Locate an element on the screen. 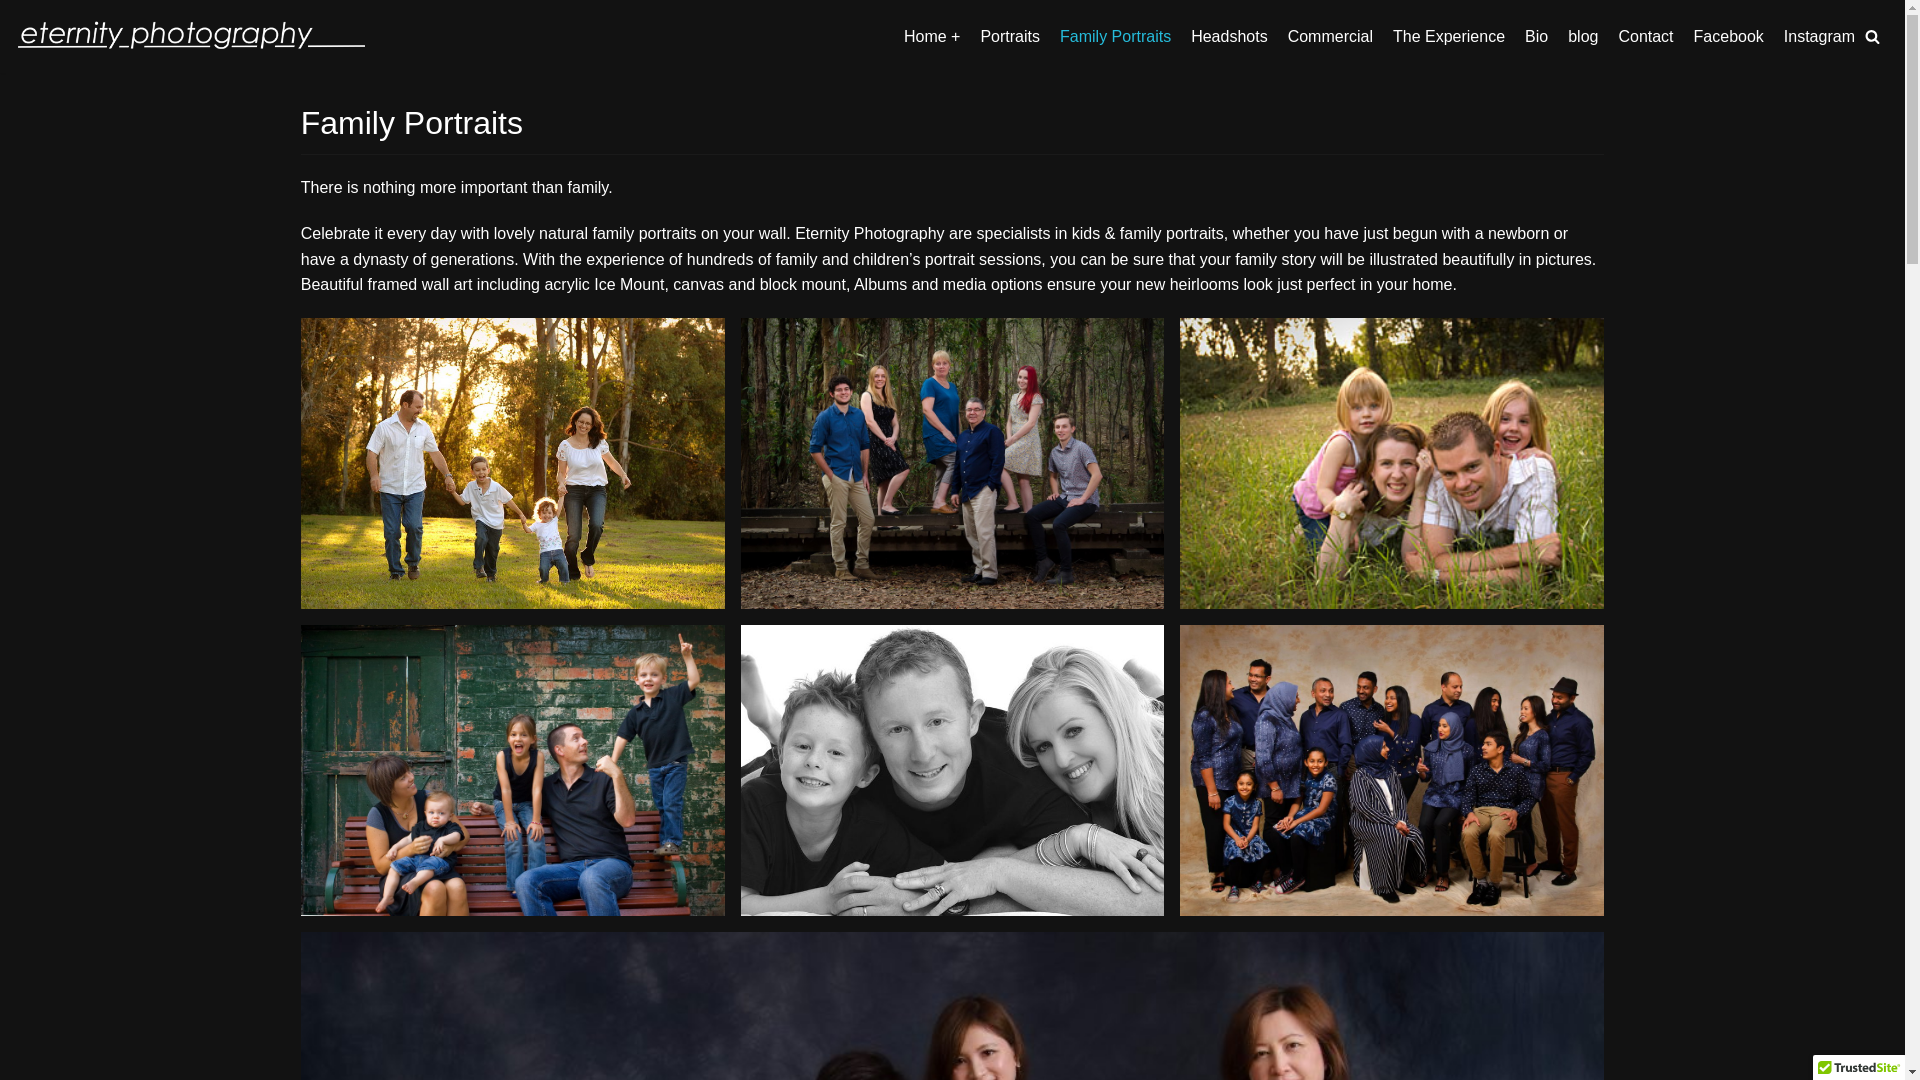  'Family Portraits' is located at coordinates (1114, 37).